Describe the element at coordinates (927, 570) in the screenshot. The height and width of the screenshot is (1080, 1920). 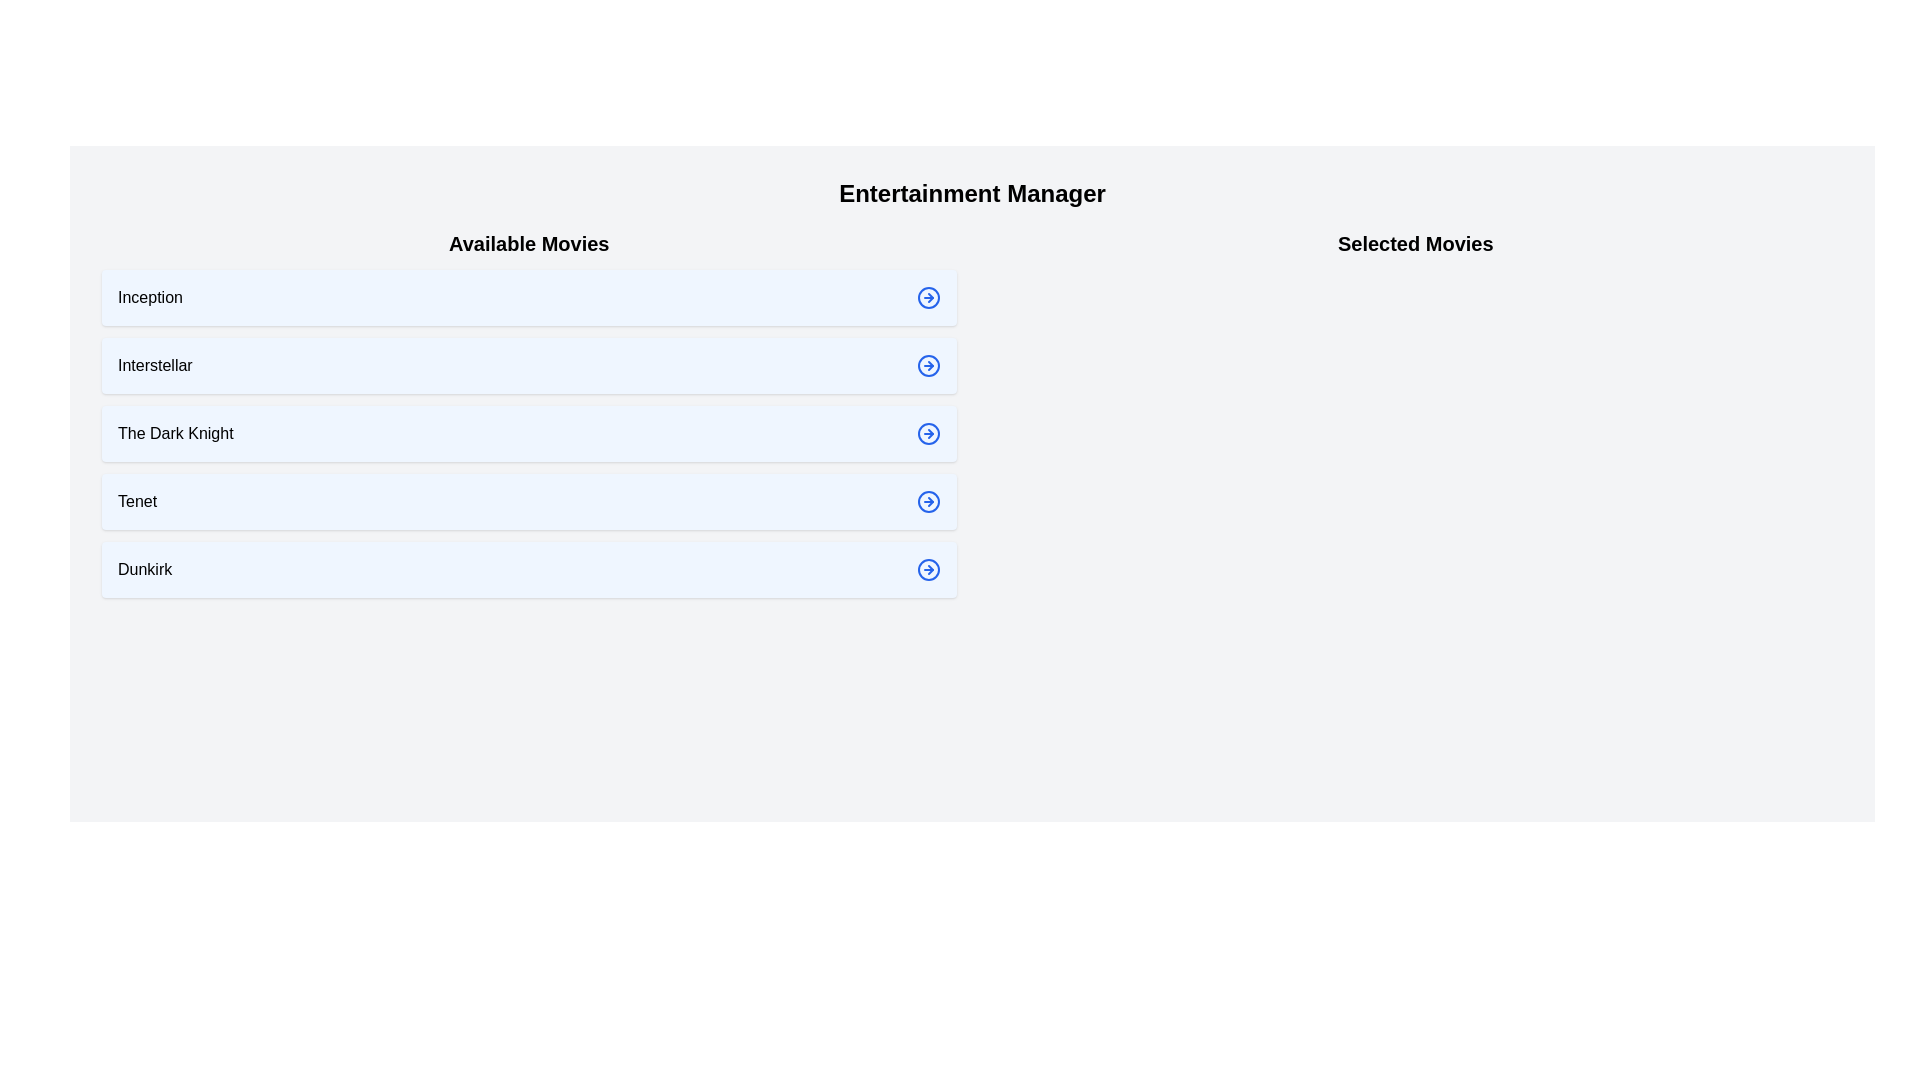
I see `the arrow icon next to the movie Dunkirk to select it` at that location.